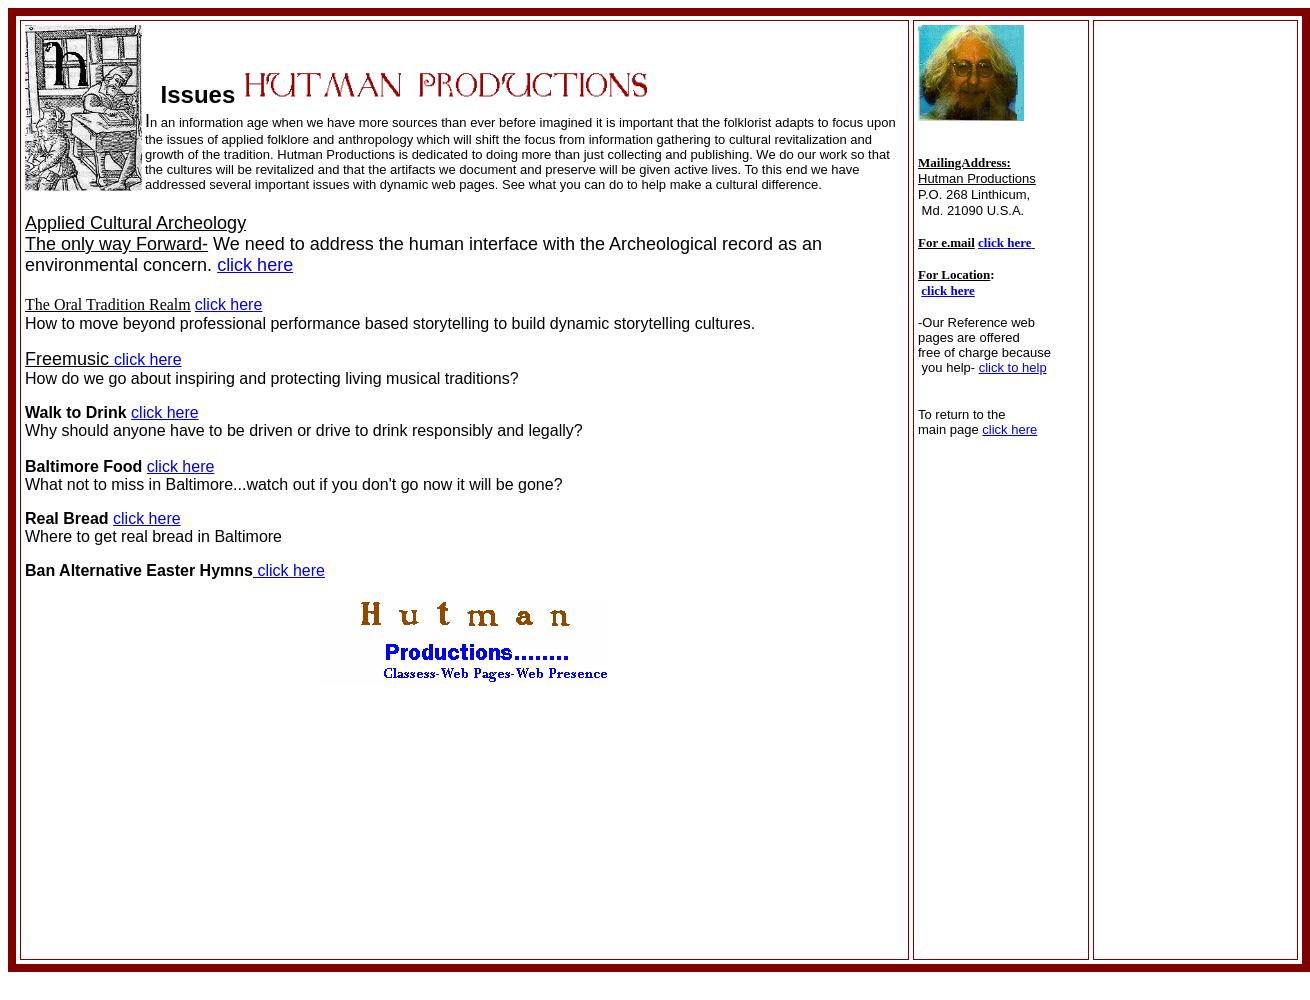 The height and width of the screenshot is (1000, 1310). I want to click on 'Baltimore Food', so click(83, 465).